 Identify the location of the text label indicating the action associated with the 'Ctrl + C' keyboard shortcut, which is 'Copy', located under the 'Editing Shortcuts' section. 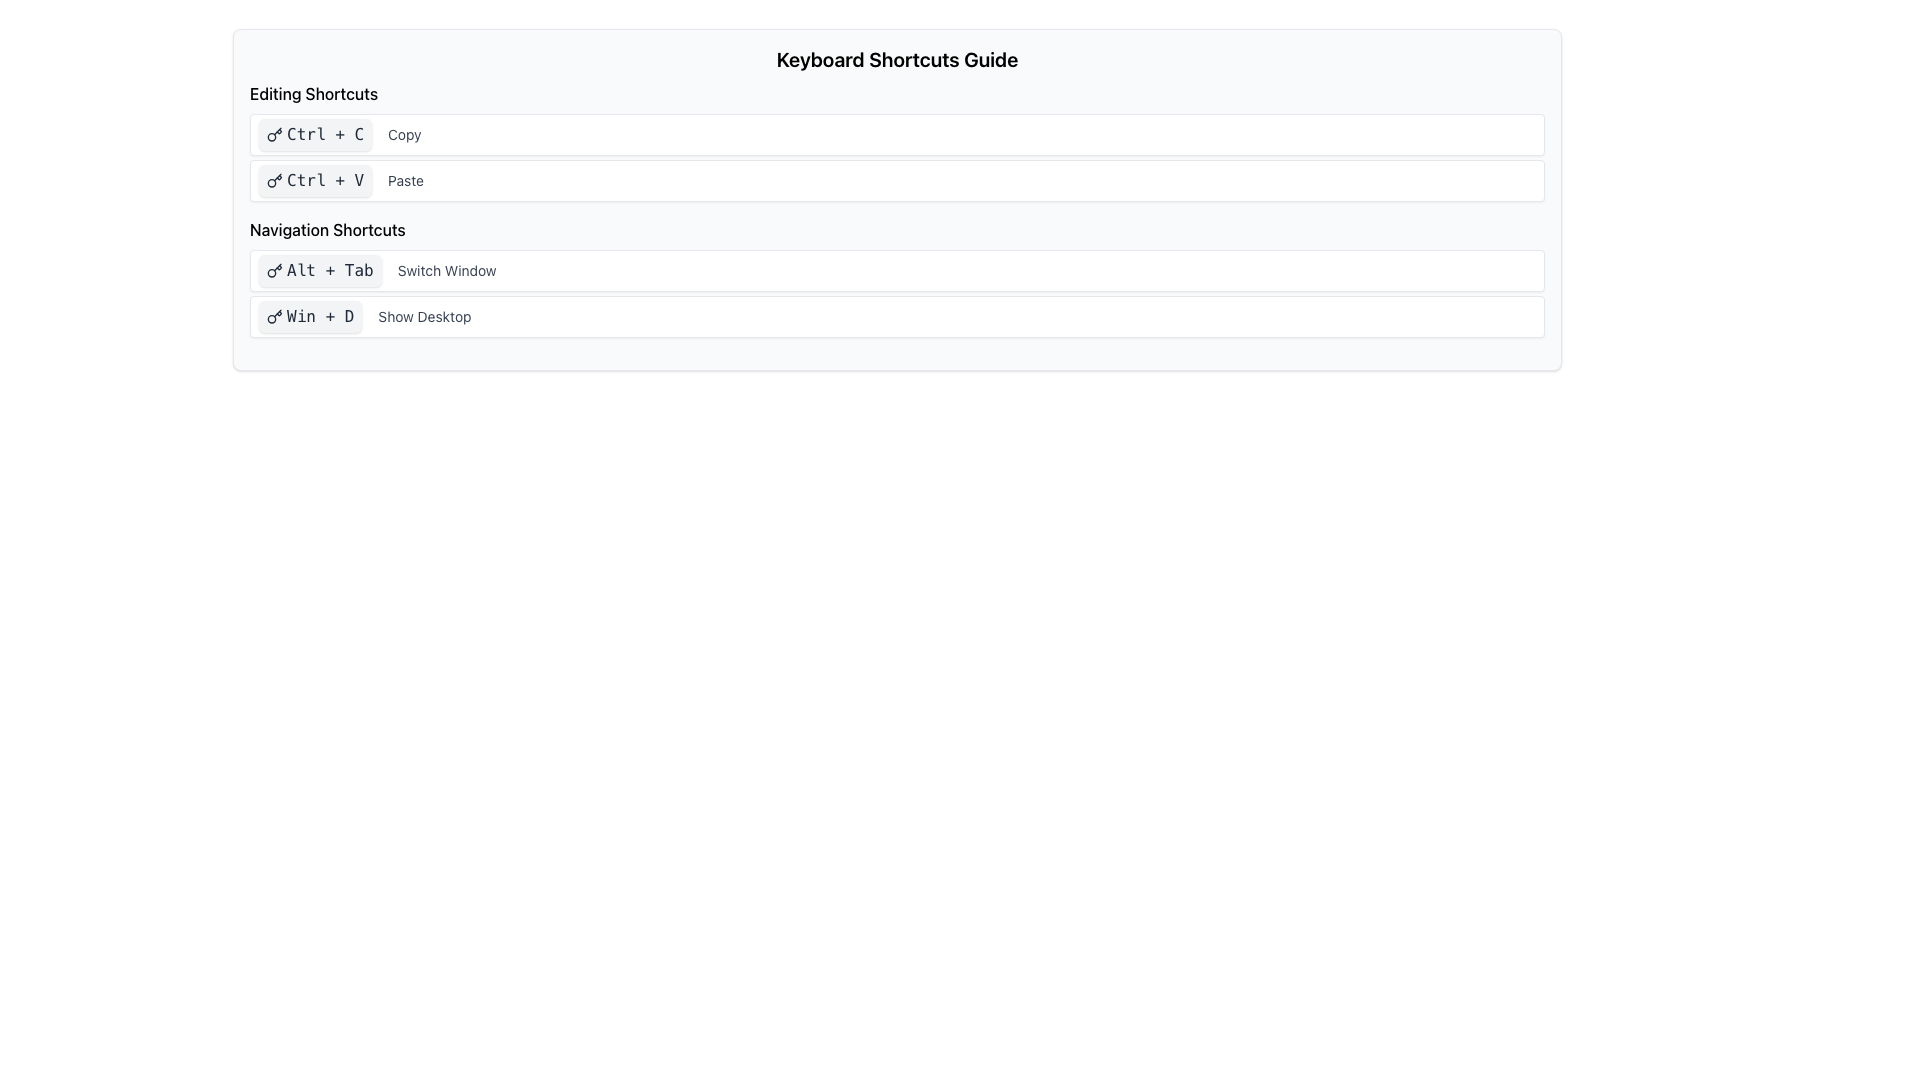
(403, 135).